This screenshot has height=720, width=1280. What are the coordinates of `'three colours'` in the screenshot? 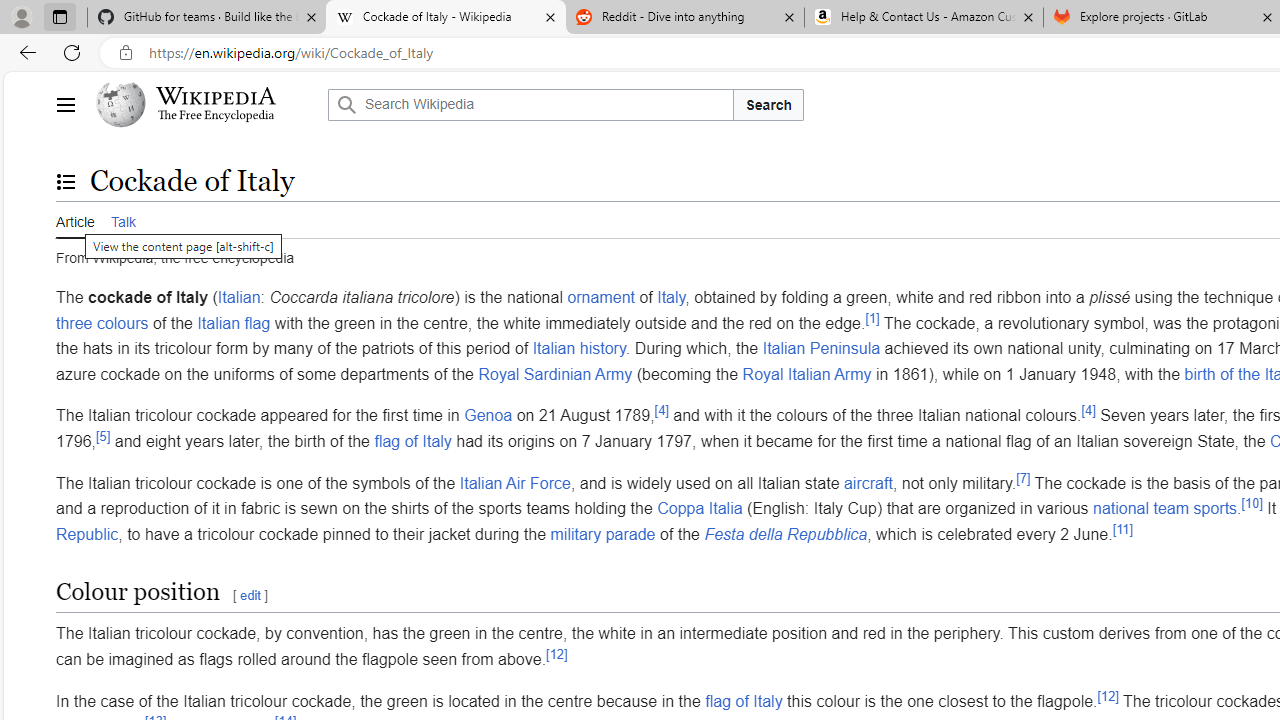 It's located at (101, 321).